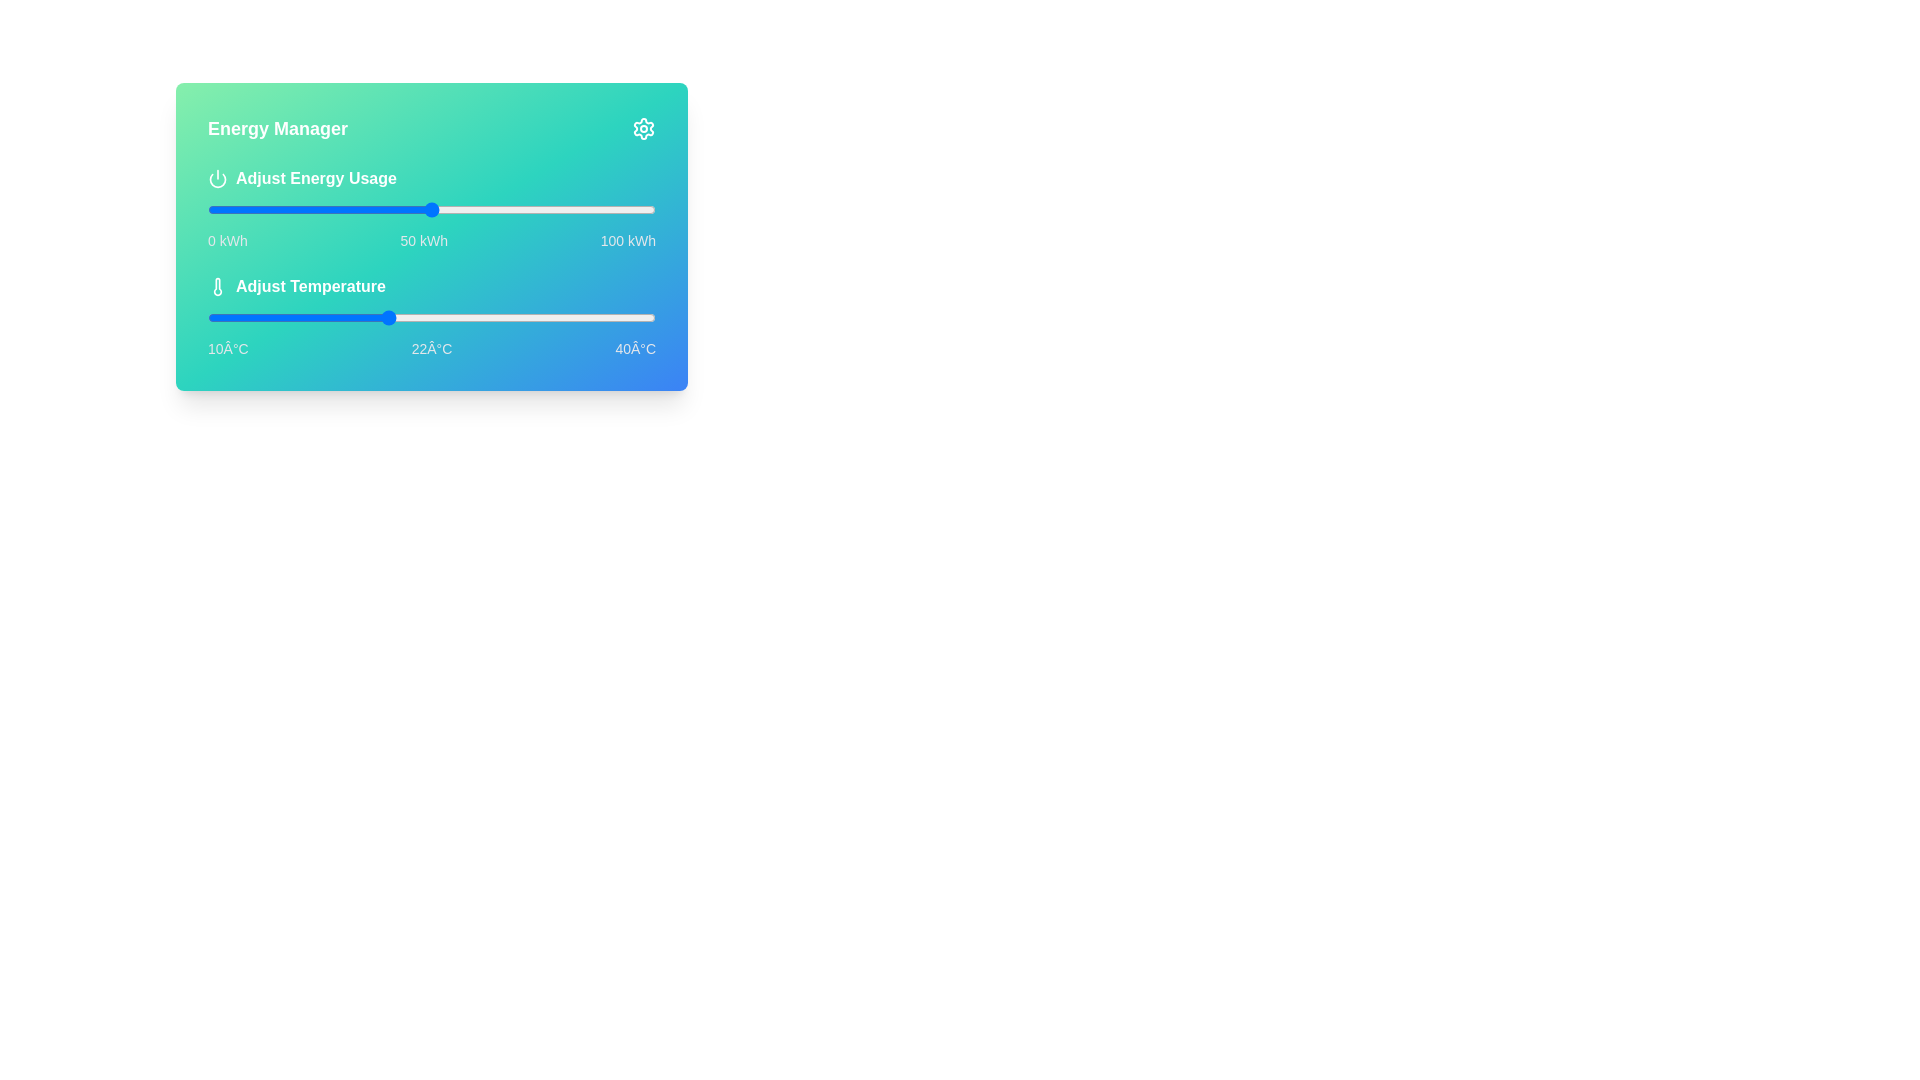 The height and width of the screenshot is (1080, 1920). What do you see at coordinates (536, 316) in the screenshot?
I see `the temperature to 32°C using the slider` at bounding box center [536, 316].